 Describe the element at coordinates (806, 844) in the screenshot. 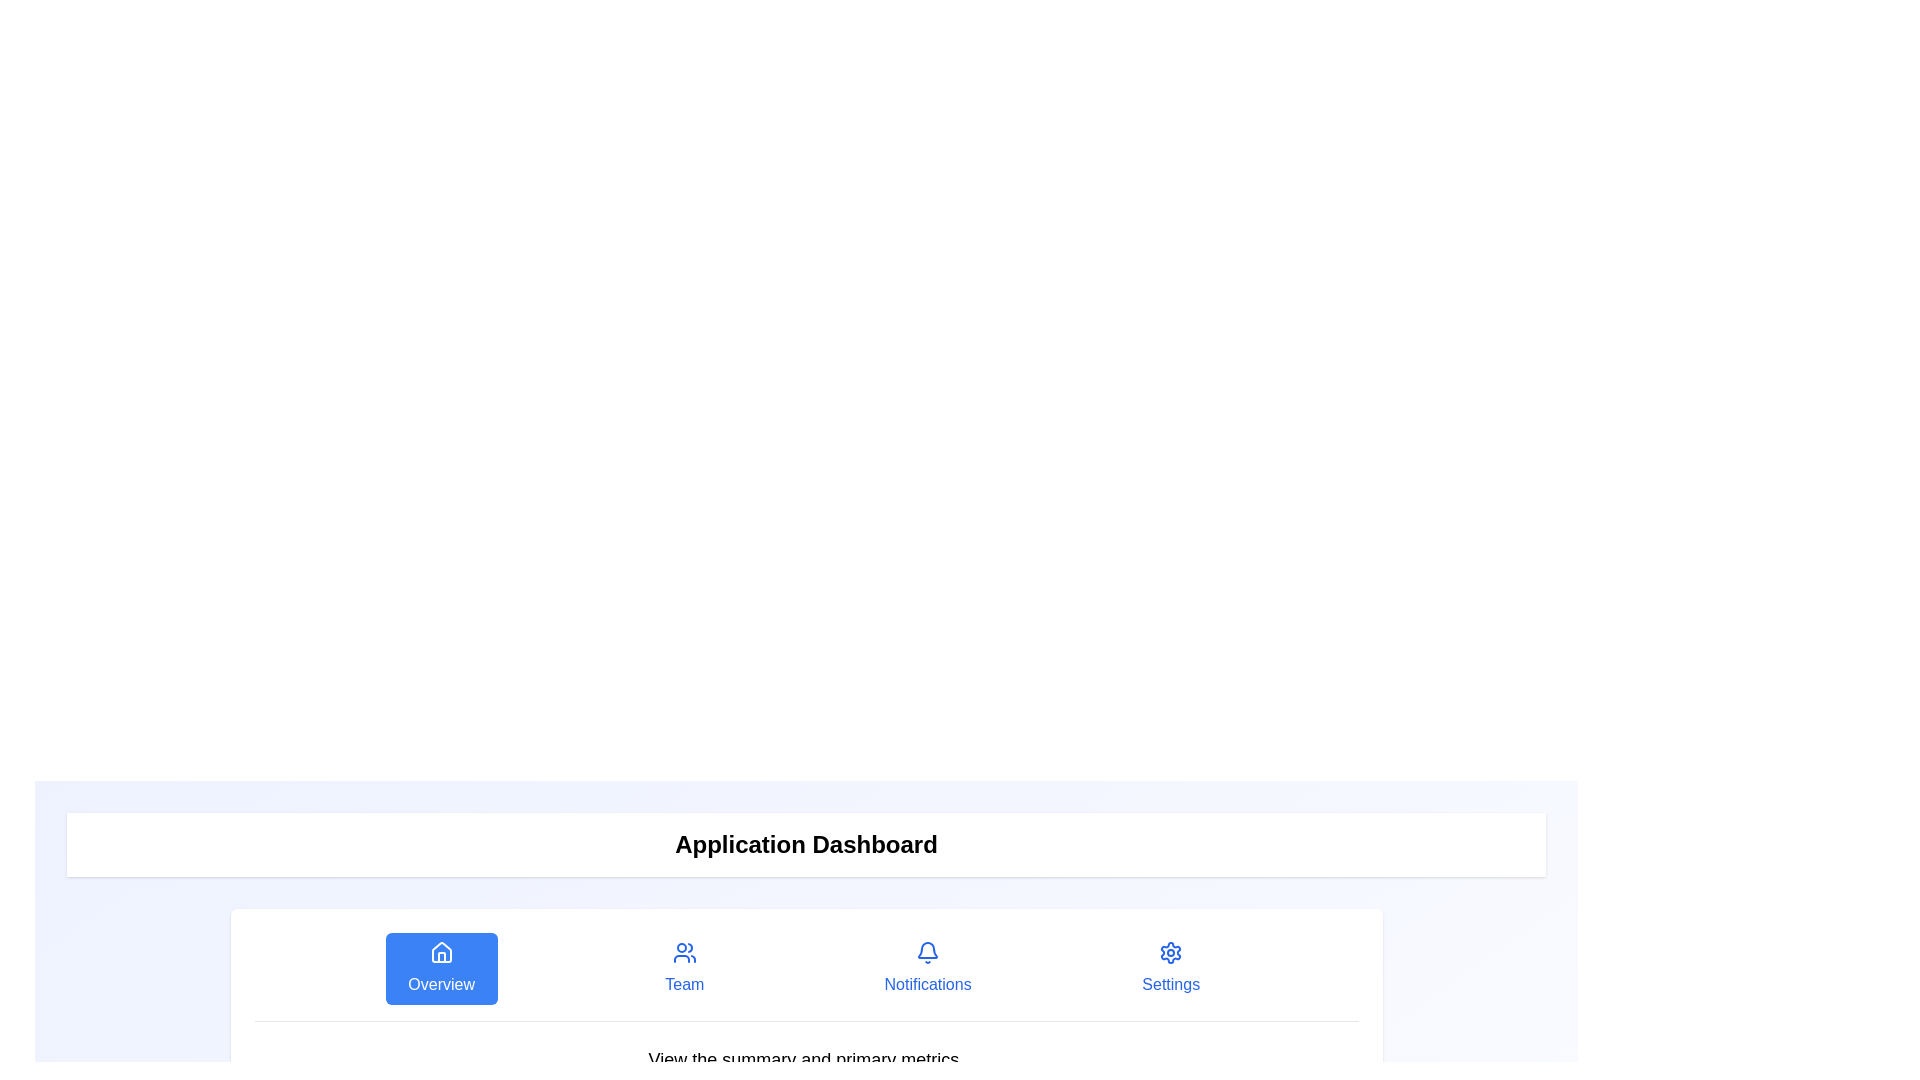

I see `the Text Heading element located at the top-center of the dashboard interface` at that location.